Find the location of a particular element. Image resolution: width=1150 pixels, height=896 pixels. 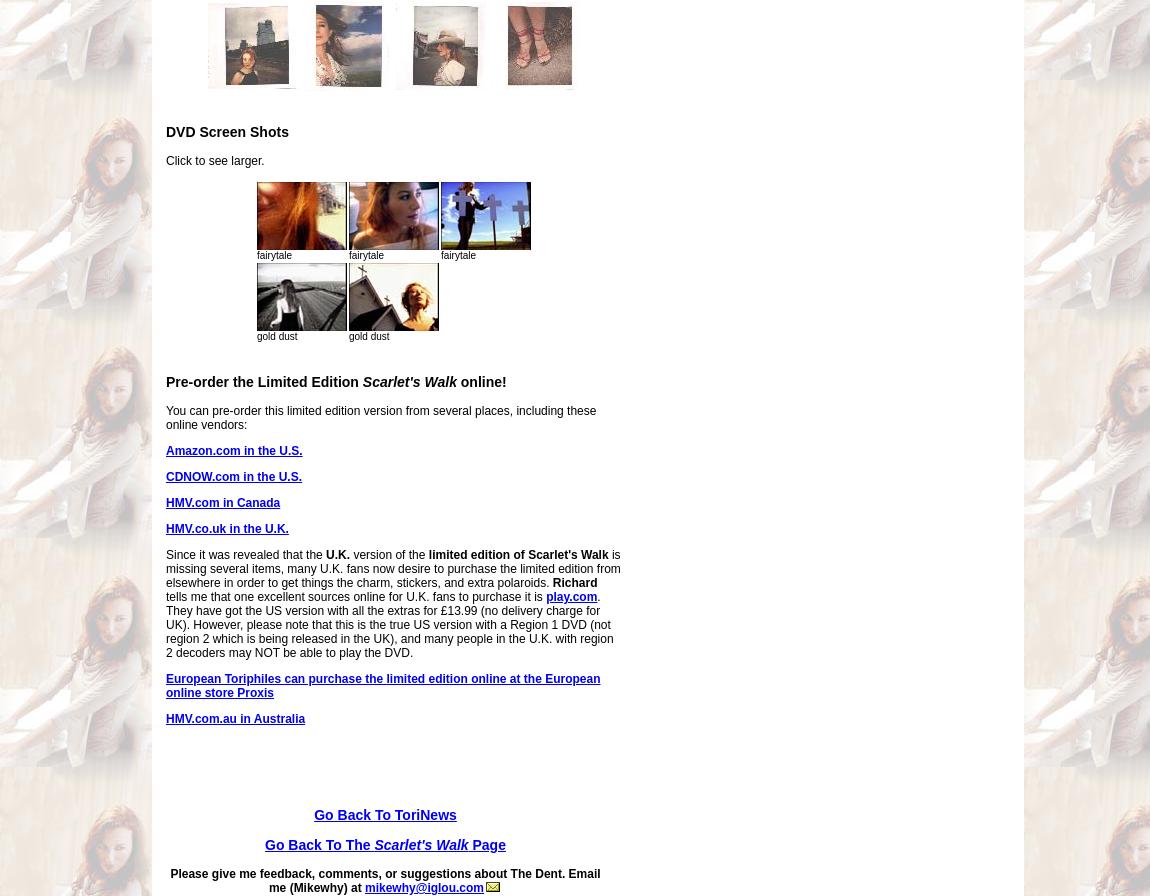

'Richard' is located at coordinates (574, 583).